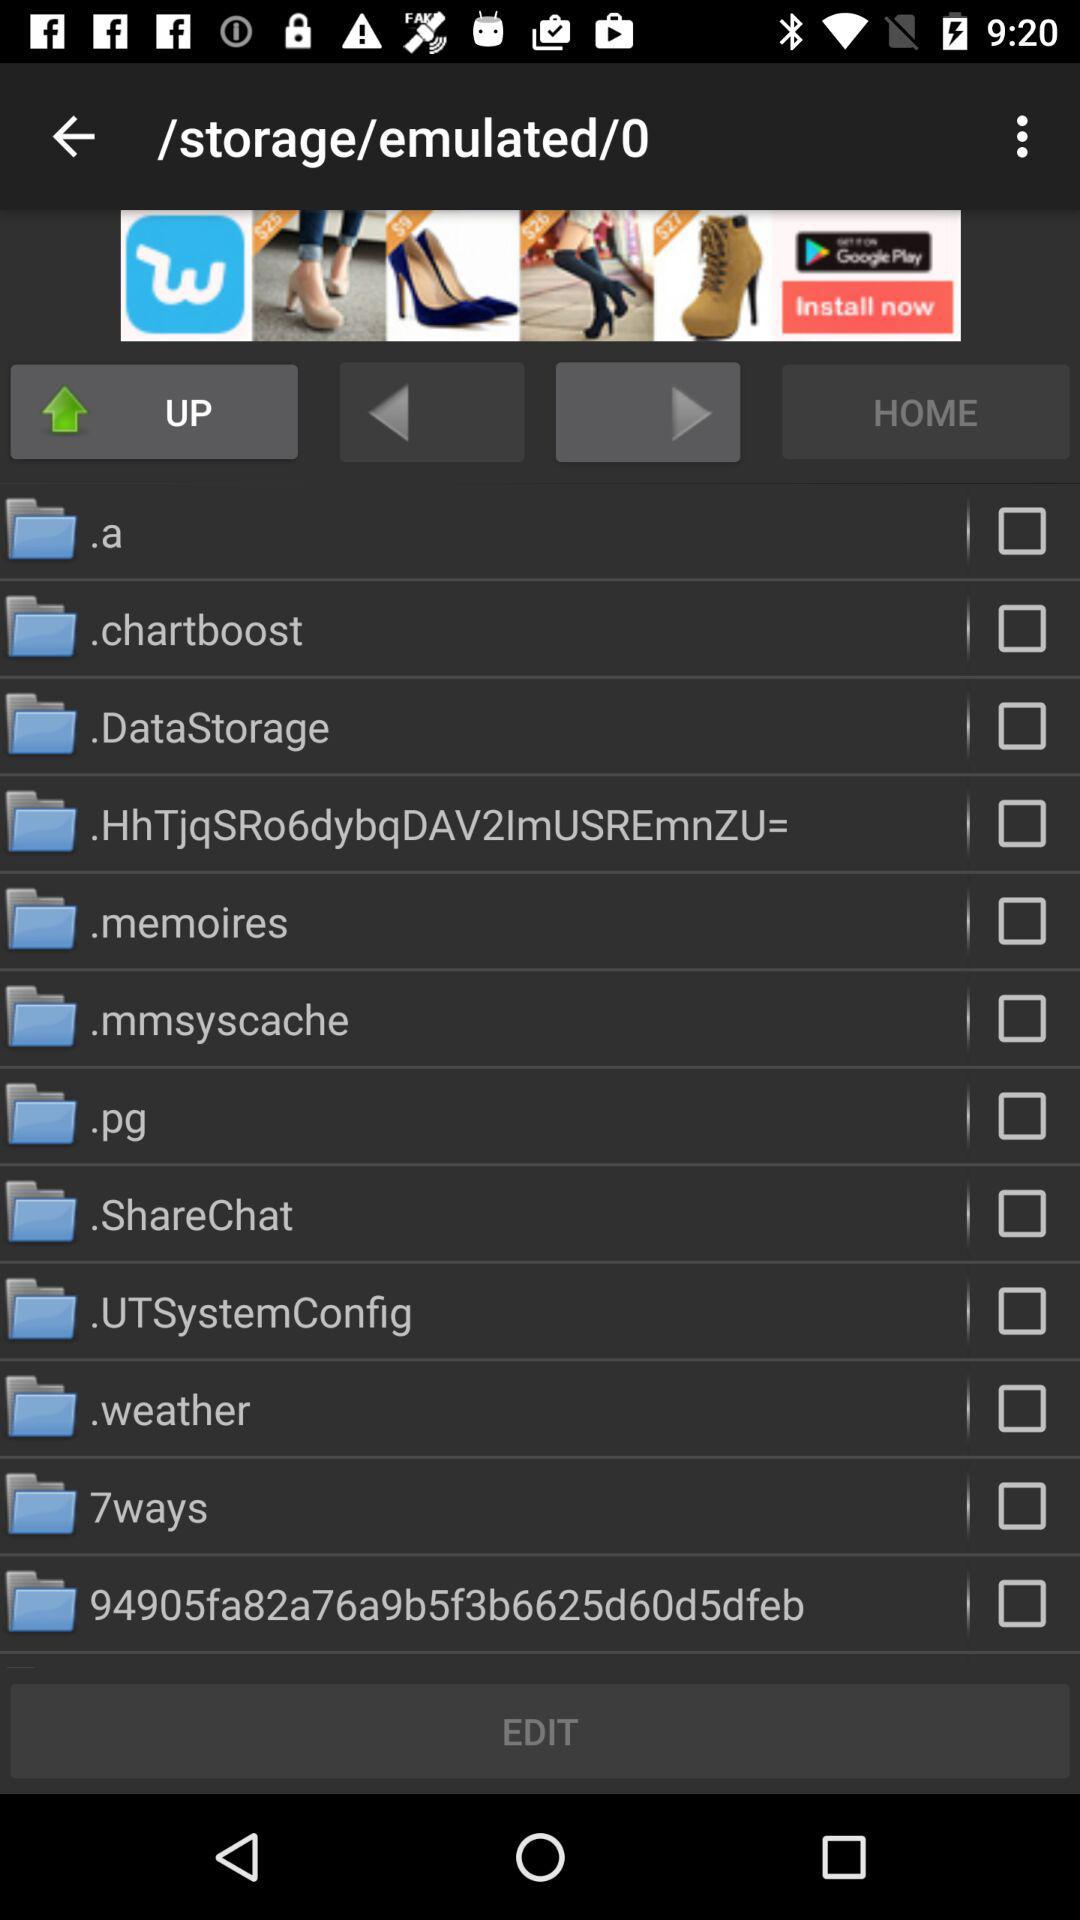  What do you see at coordinates (1024, 1212) in the screenshot?
I see `sharechat select button` at bounding box center [1024, 1212].